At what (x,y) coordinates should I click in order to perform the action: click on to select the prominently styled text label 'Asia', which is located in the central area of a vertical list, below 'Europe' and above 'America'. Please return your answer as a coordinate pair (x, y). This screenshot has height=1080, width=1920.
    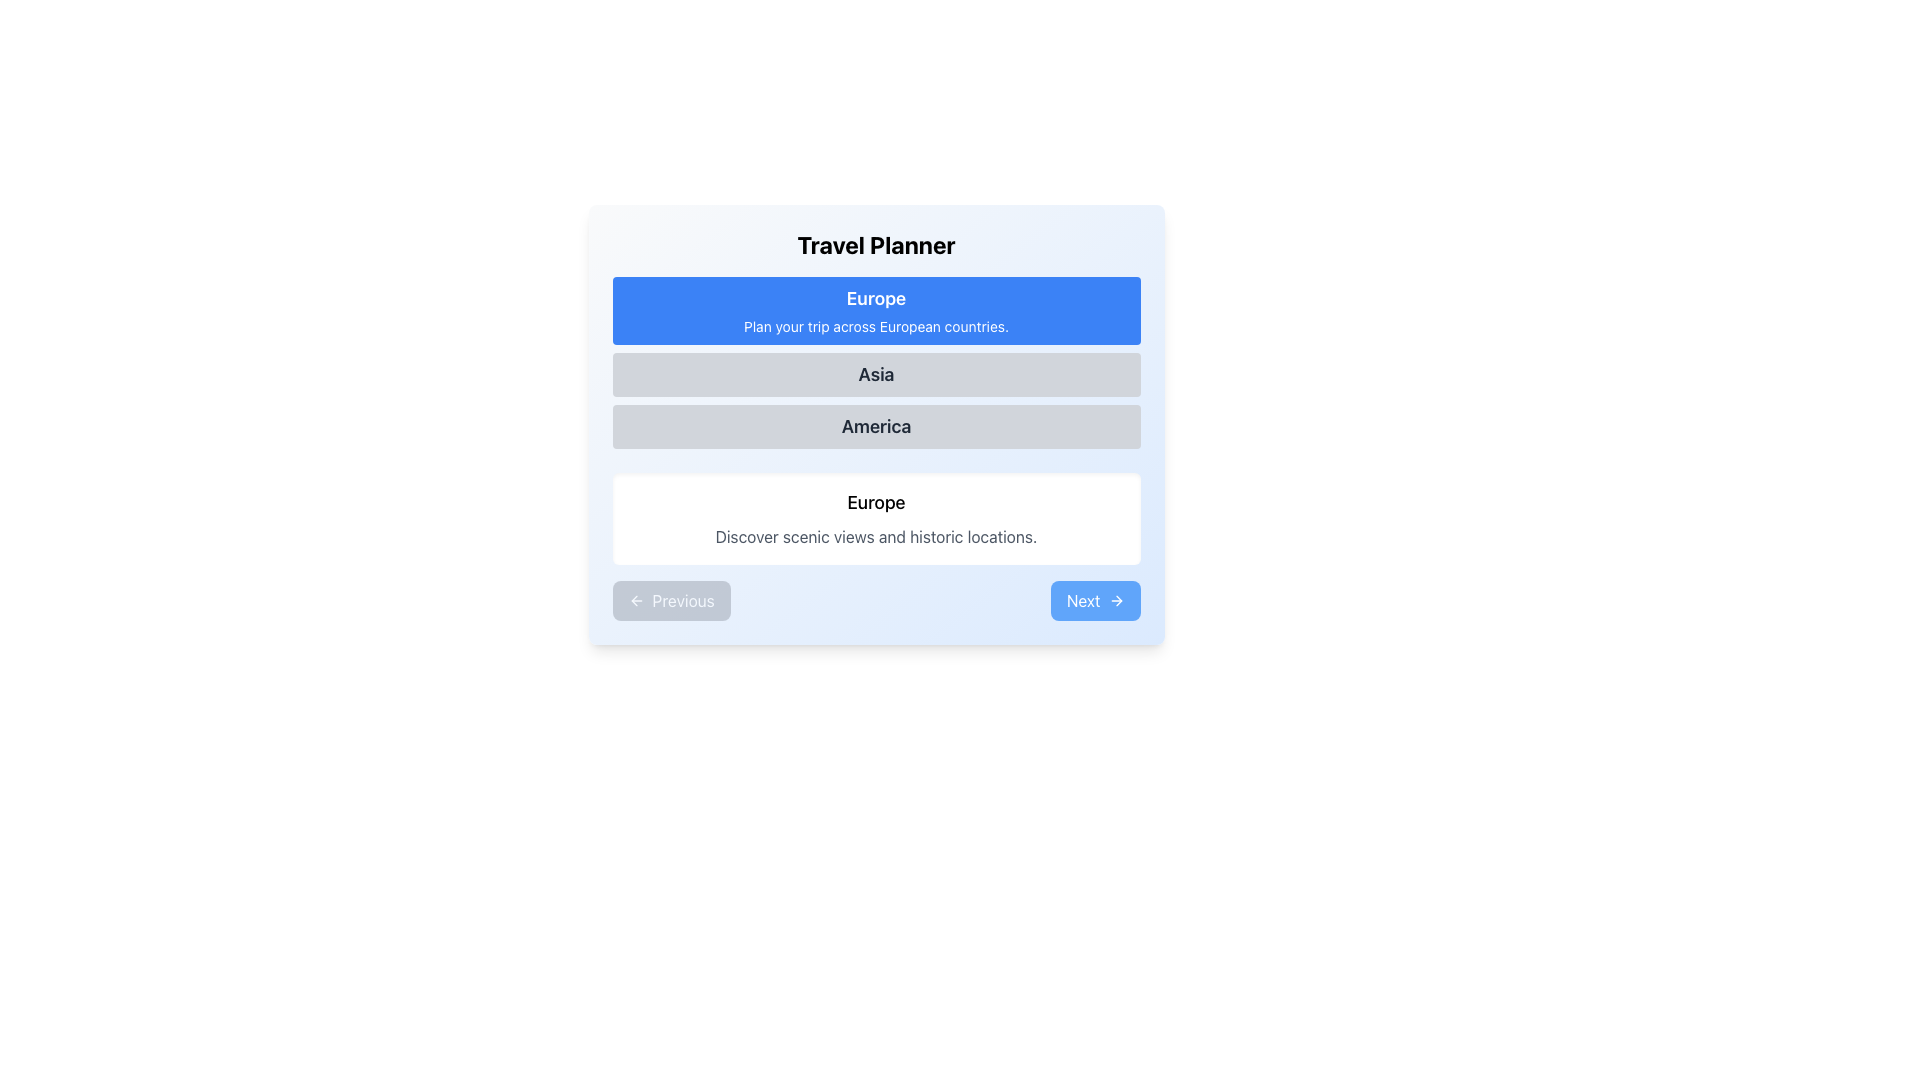
    Looking at the image, I should click on (876, 374).